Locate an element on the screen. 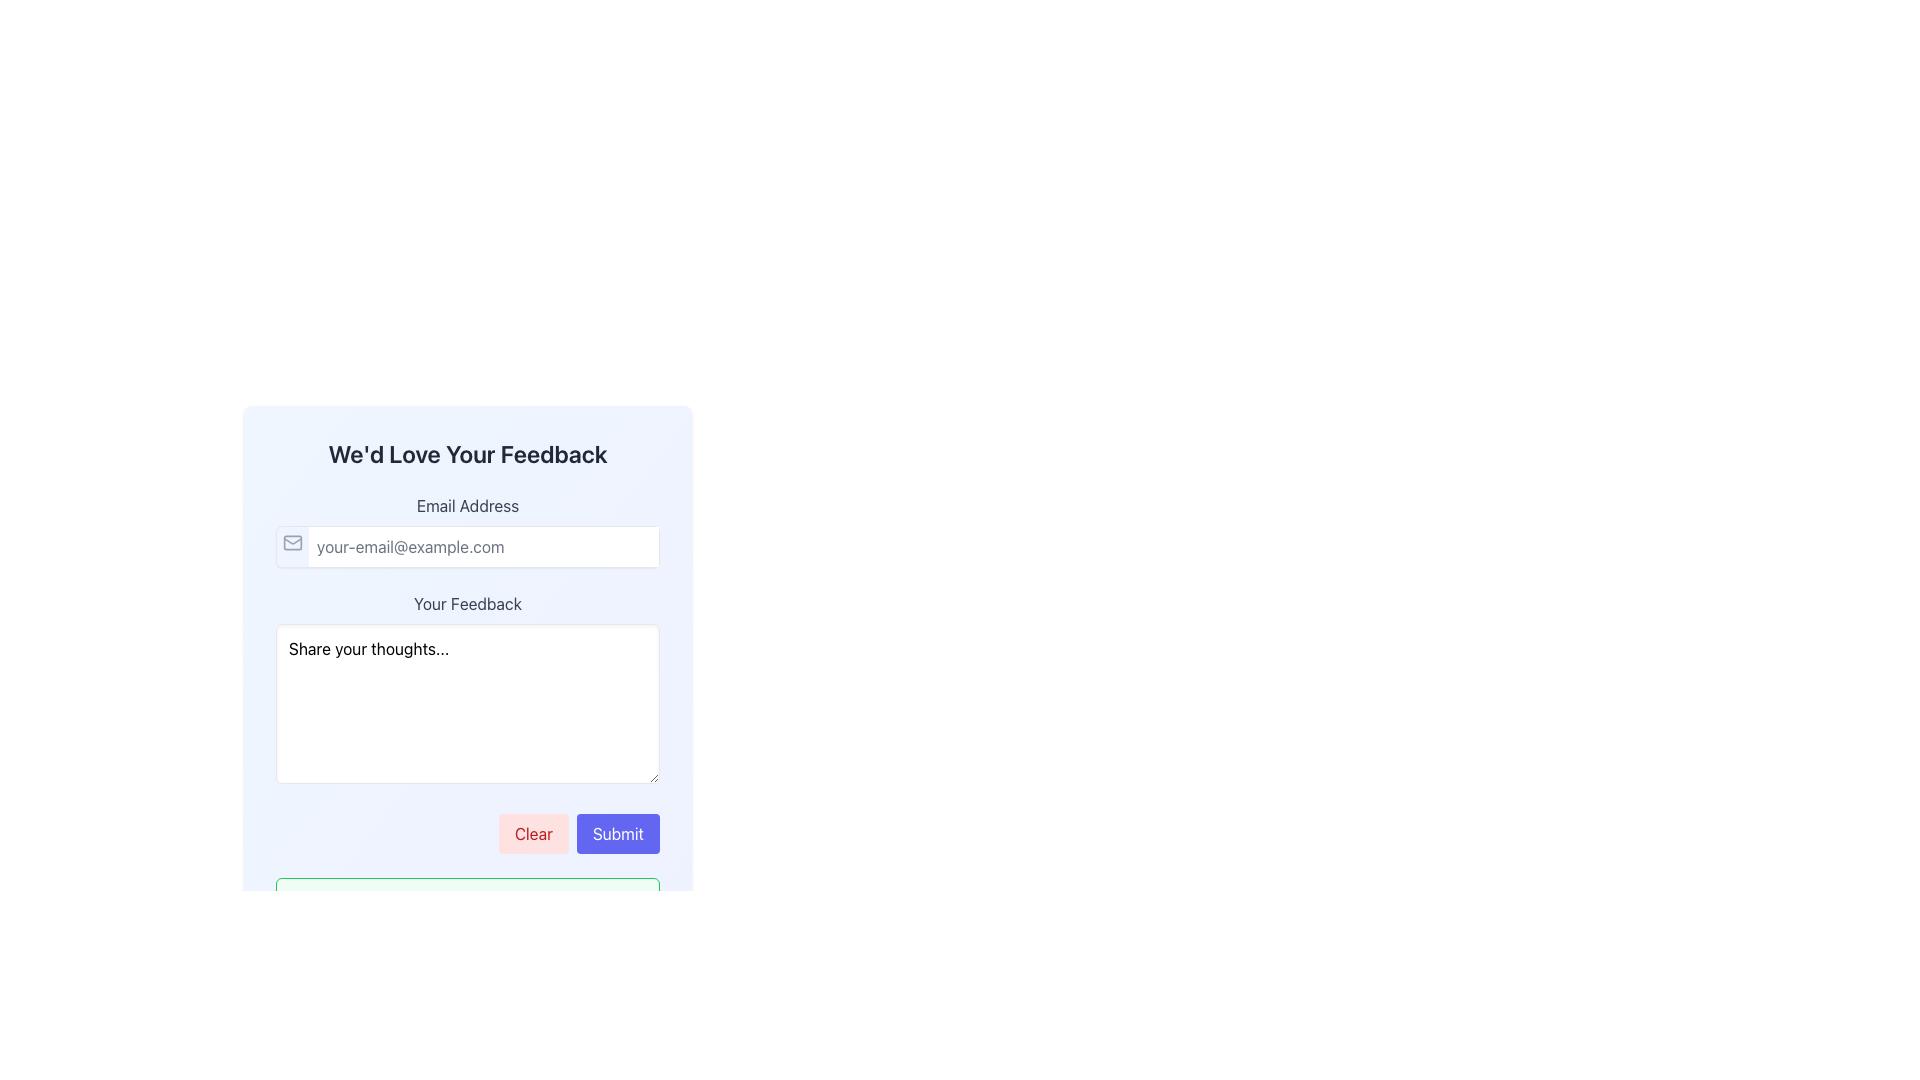  the small SVG circle located in the bottom-right corner of the feedback form interface, below the 'Submit' button is located at coordinates (632, 905).